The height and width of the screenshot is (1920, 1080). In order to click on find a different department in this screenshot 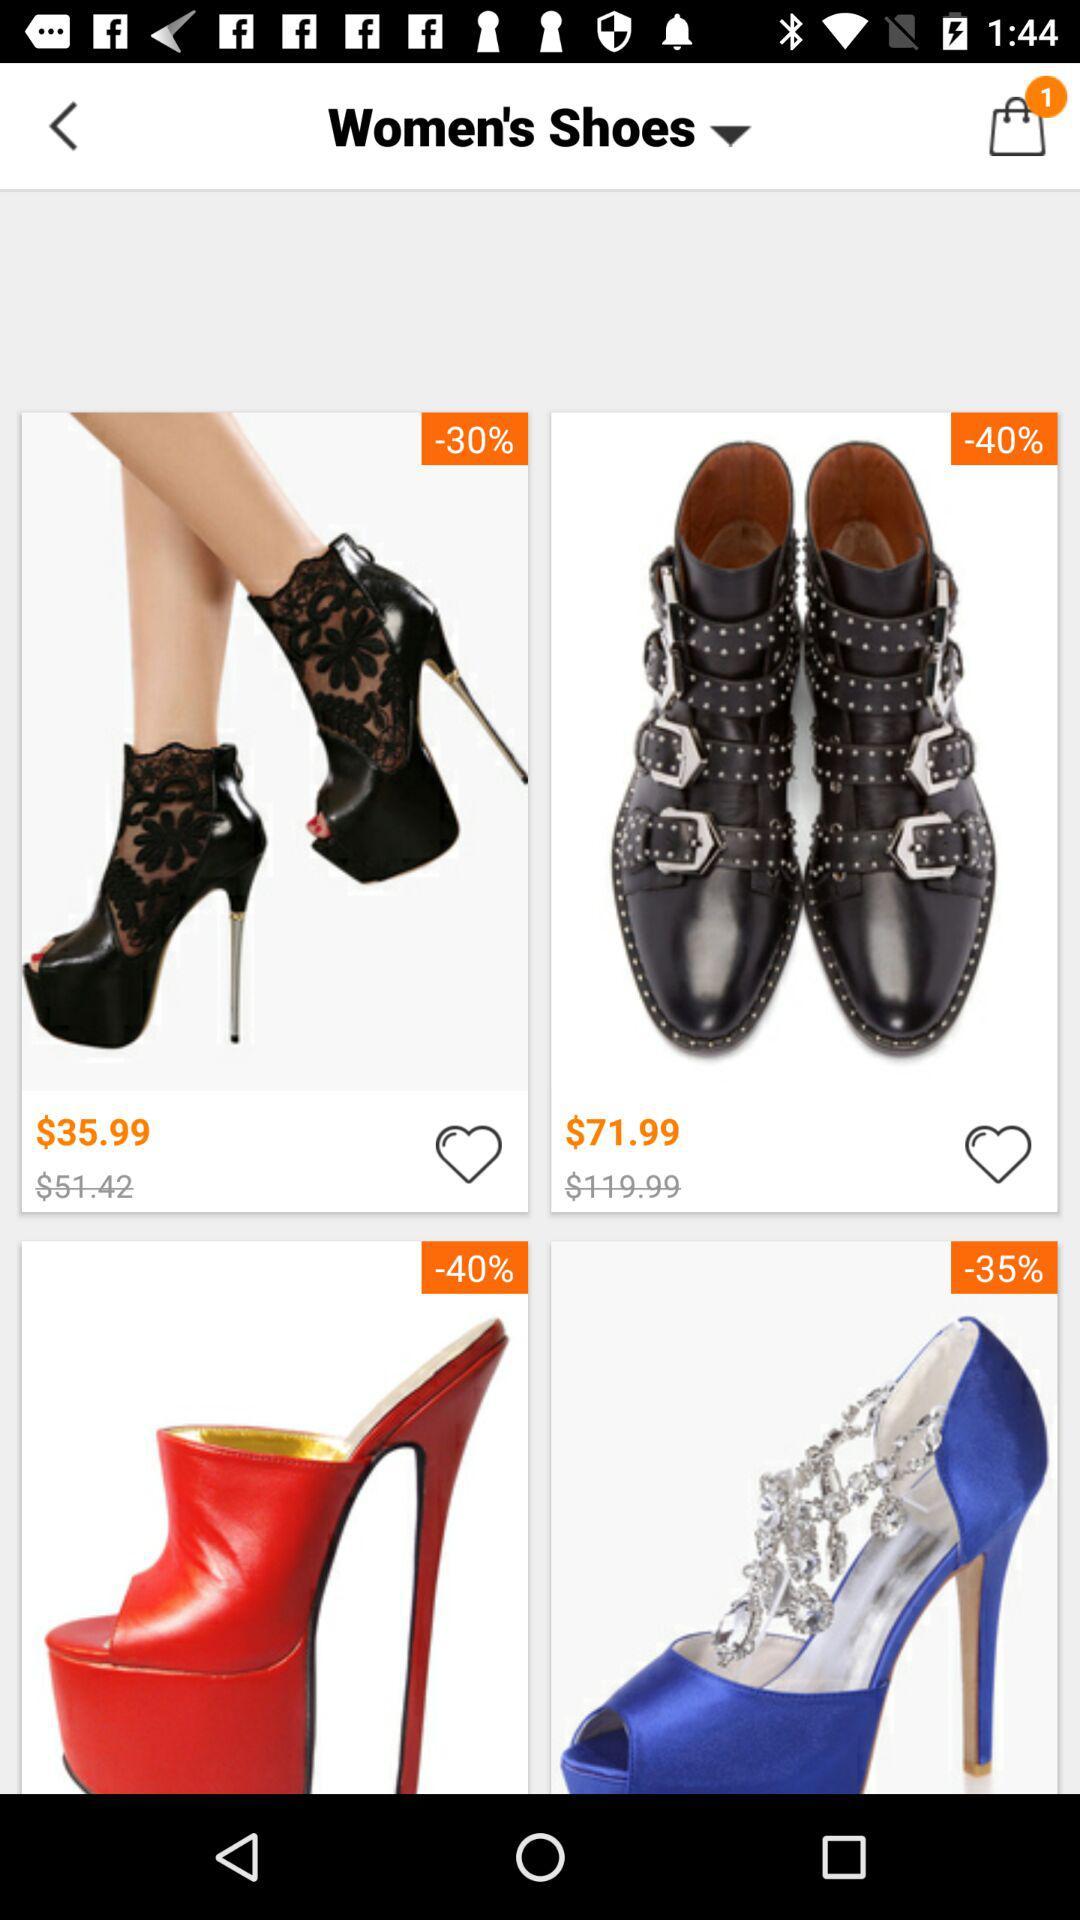, I will do `click(61, 124)`.